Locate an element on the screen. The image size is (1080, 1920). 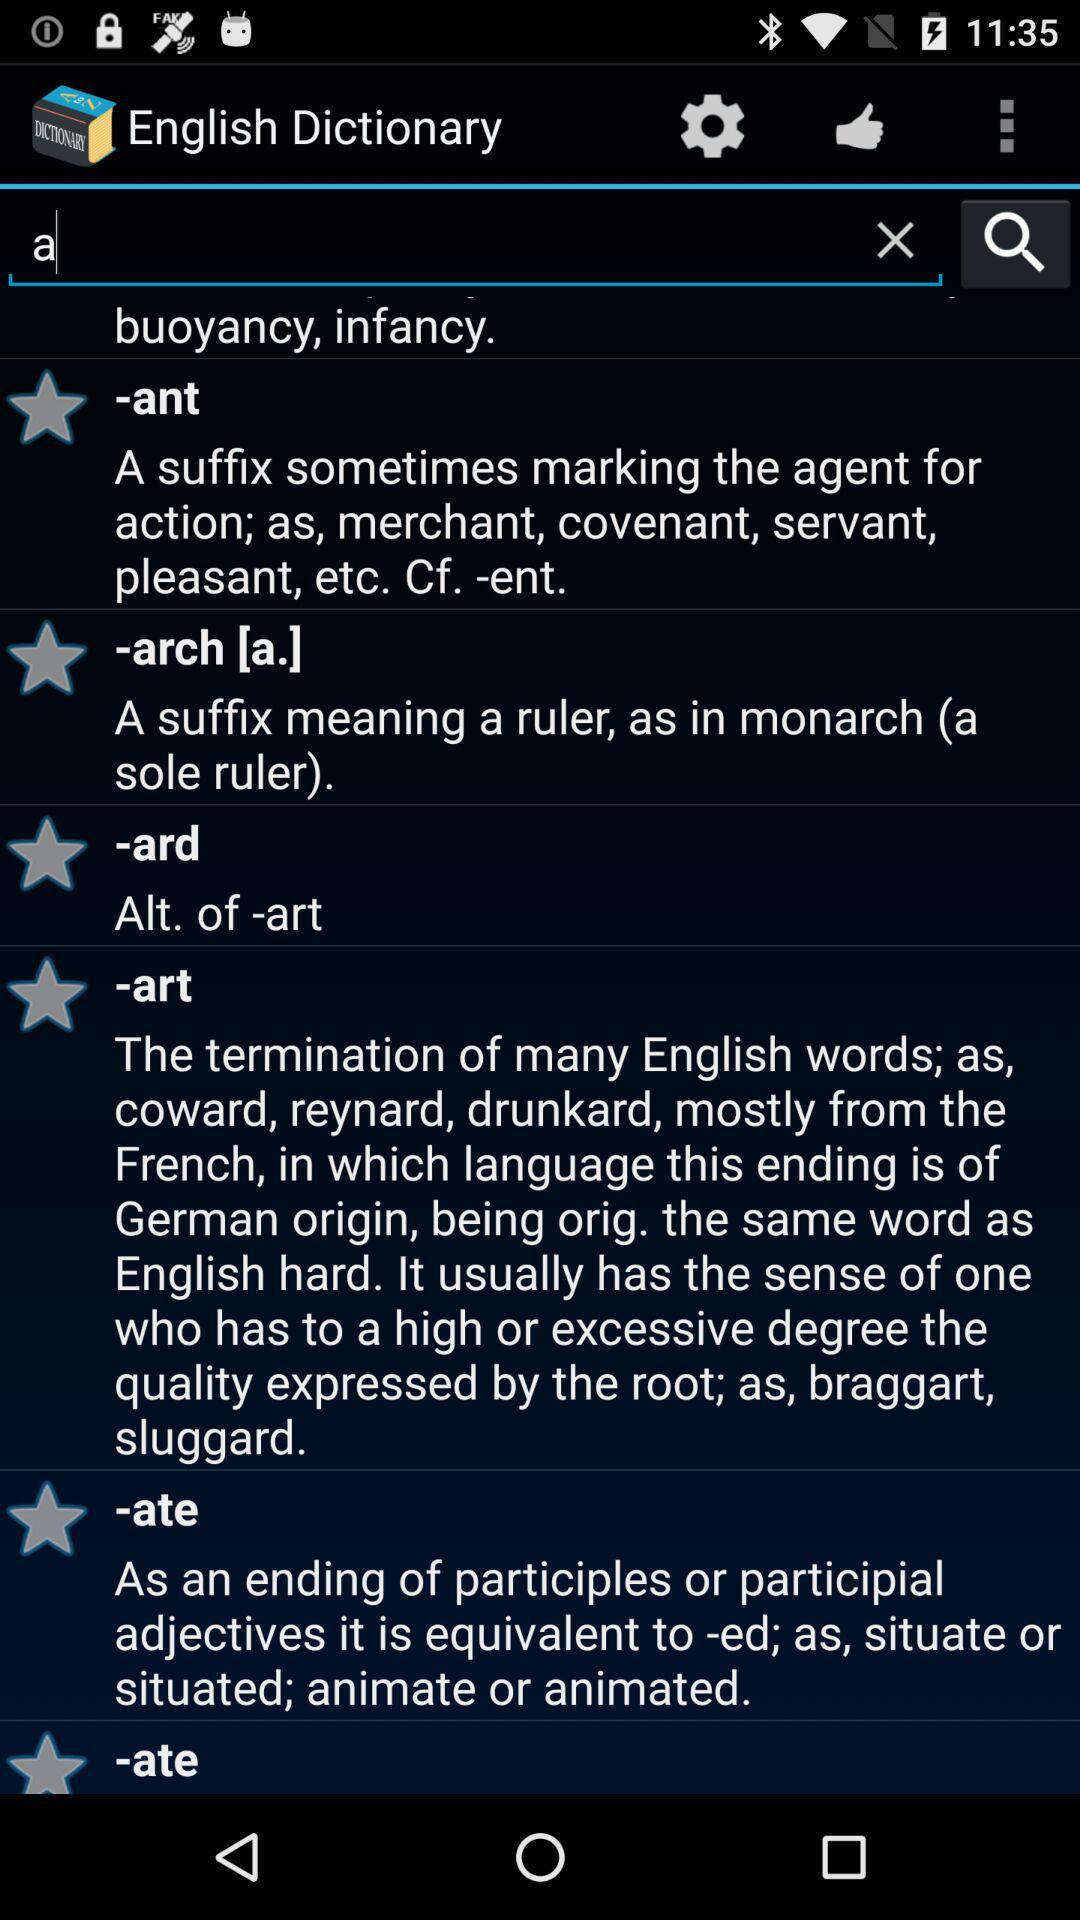
icon to the left of the alt. of -art item is located at coordinates (53, 993).